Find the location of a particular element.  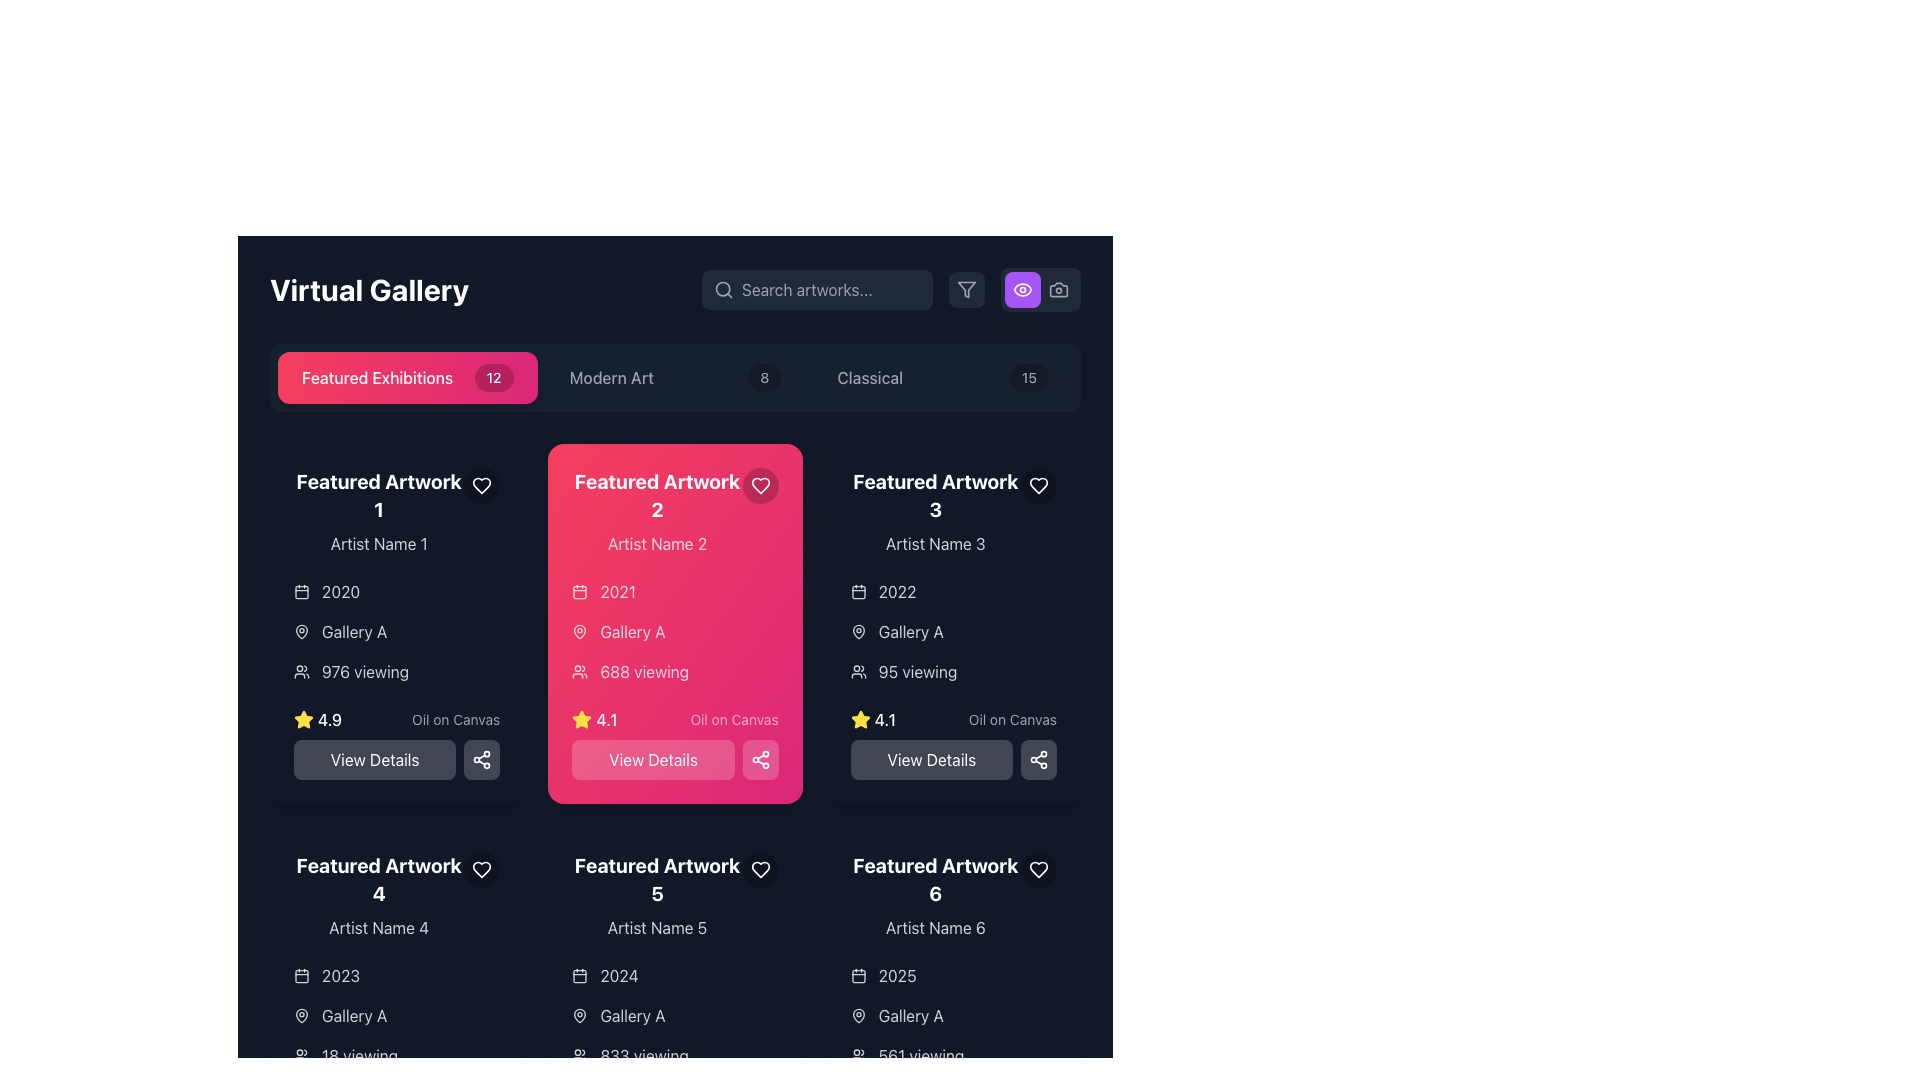

numerical value '4.1' displayed in white text next to the yellow star icon in the rating section of the 'Featured Artwork 3' card is located at coordinates (884, 720).